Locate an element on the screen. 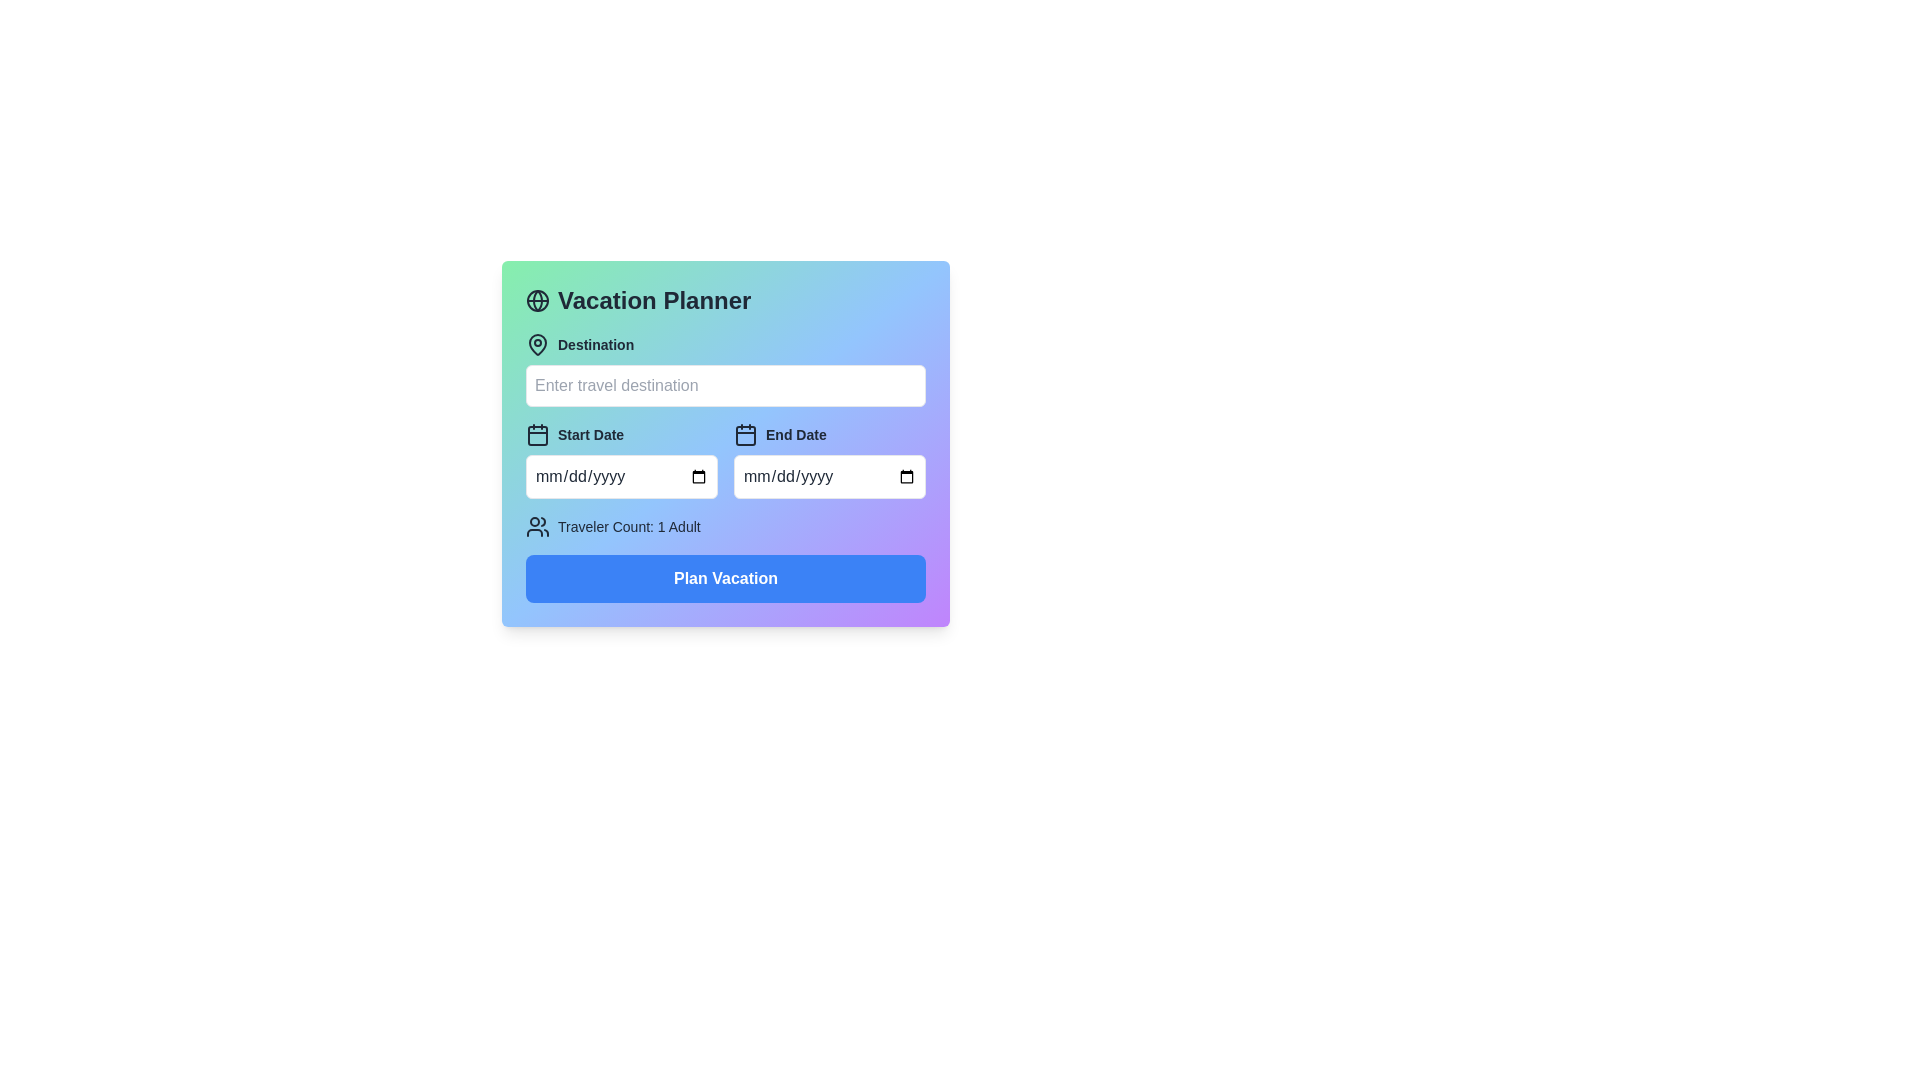 This screenshot has height=1080, width=1920. the 'End Date' input field to enable input for selecting or typing an end date for a vacation plan is located at coordinates (830, 477).